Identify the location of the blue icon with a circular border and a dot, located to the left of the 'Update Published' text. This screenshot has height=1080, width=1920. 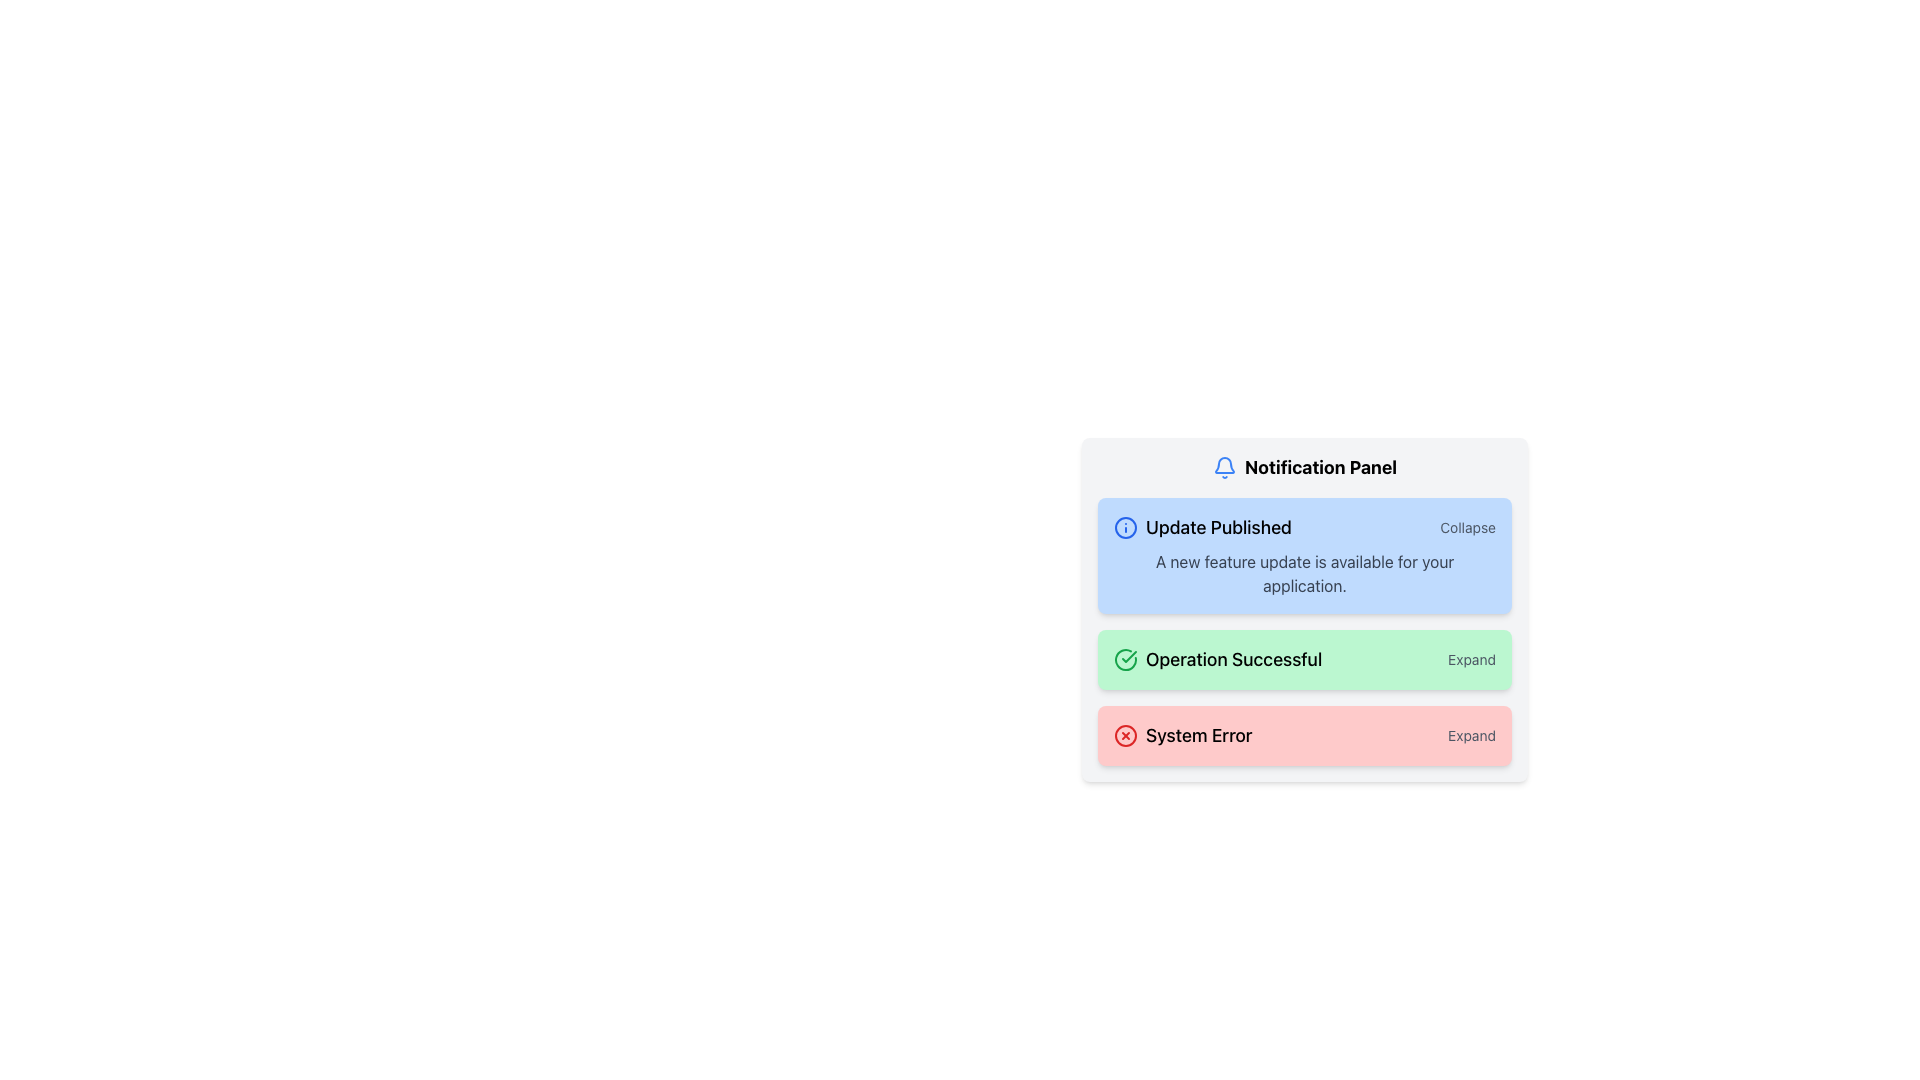
(1126, 527).